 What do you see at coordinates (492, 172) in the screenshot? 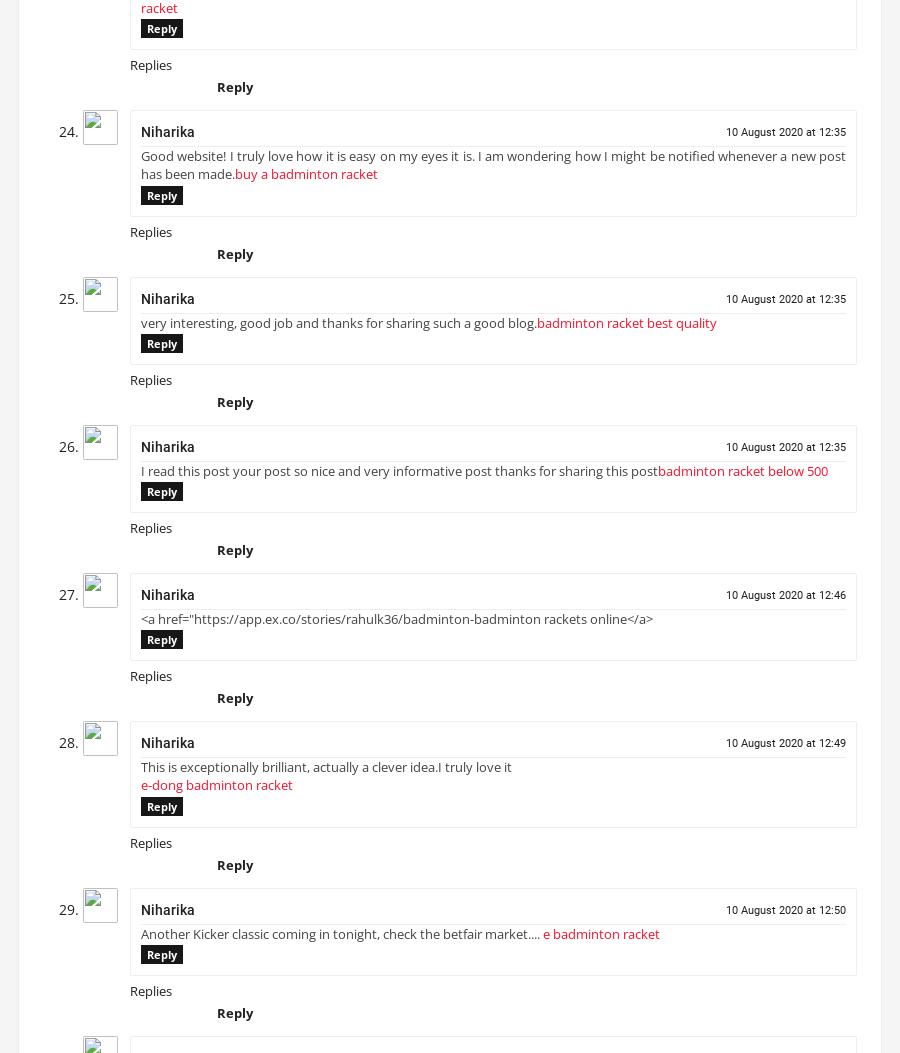
I see `'Good website! I truly love how it is easy on my eyes it is. I am wondering how I might be notified whenever a new post has been made.'` at bounding box center [492, 172].